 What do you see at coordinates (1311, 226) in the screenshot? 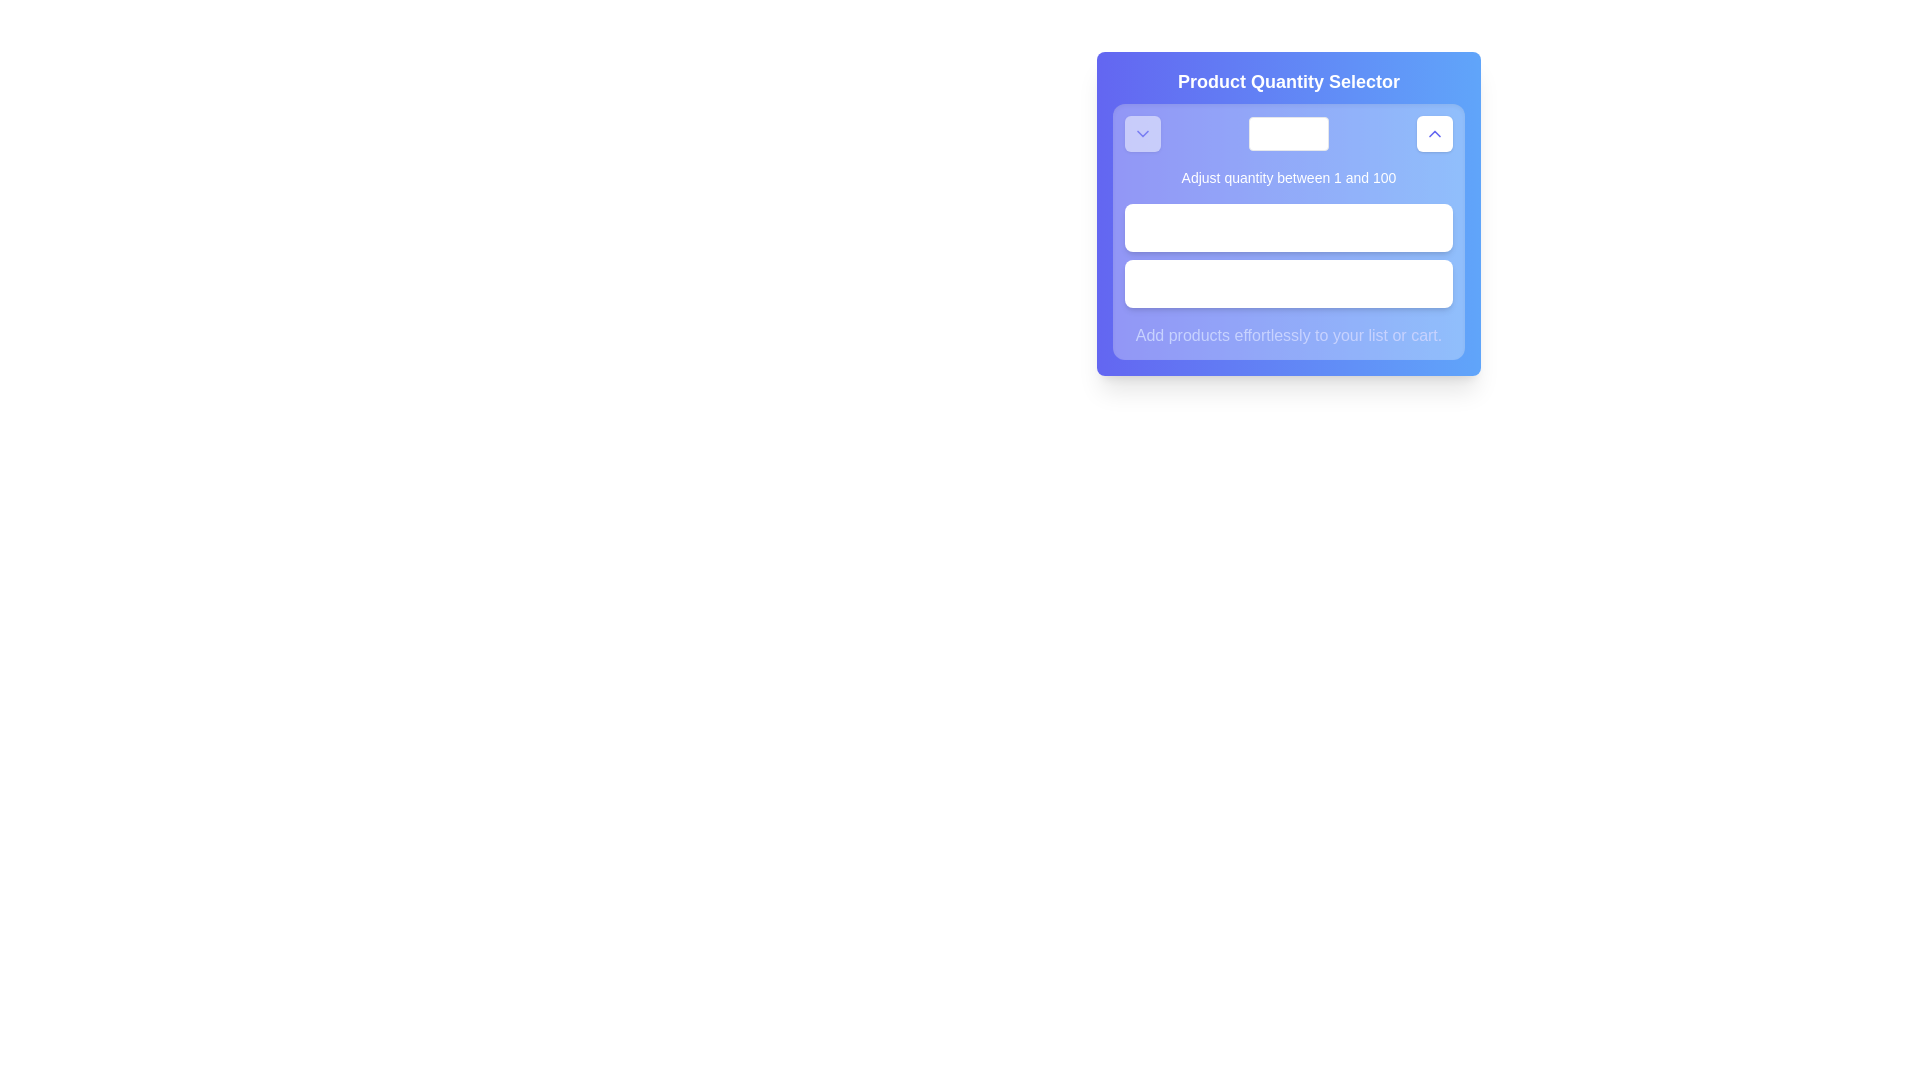
I see `the quantity` at bounding box center [1311, 226].